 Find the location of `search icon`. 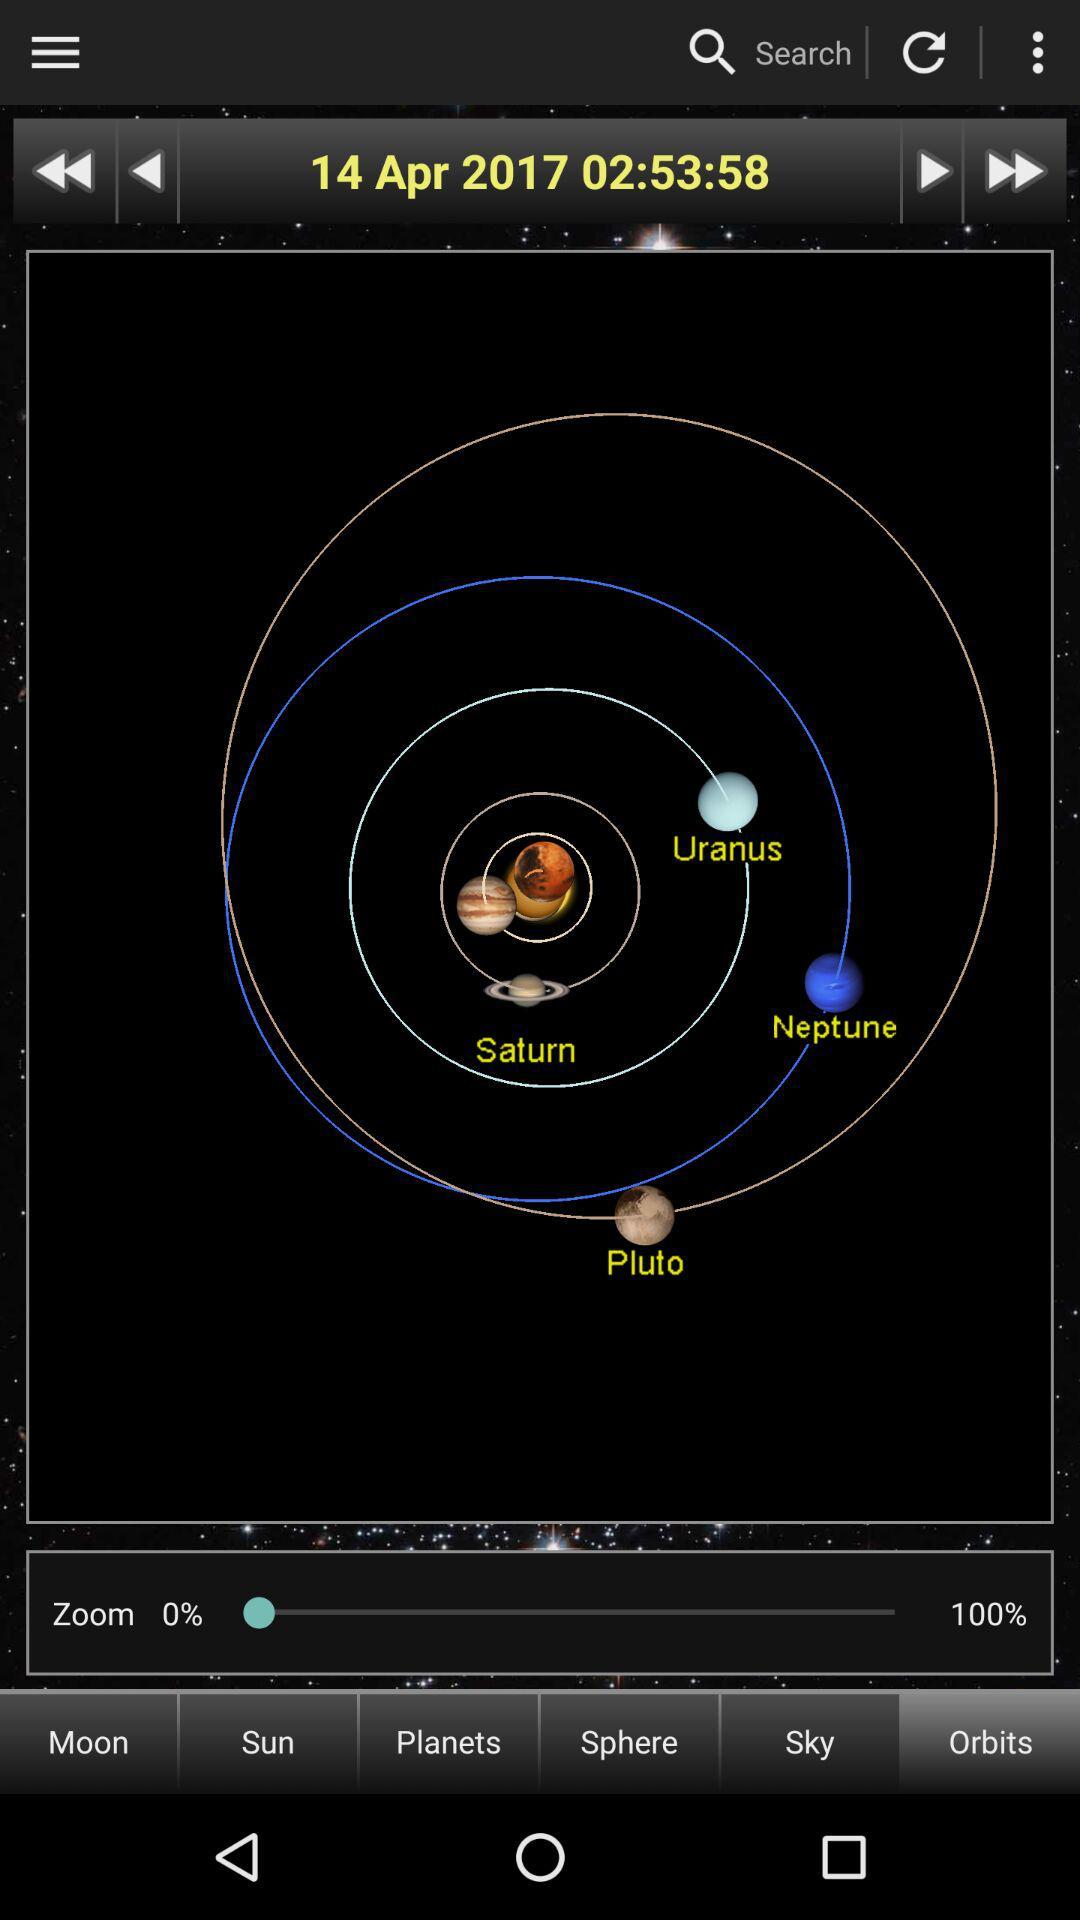

search icon is located at coordinates (802, 52).